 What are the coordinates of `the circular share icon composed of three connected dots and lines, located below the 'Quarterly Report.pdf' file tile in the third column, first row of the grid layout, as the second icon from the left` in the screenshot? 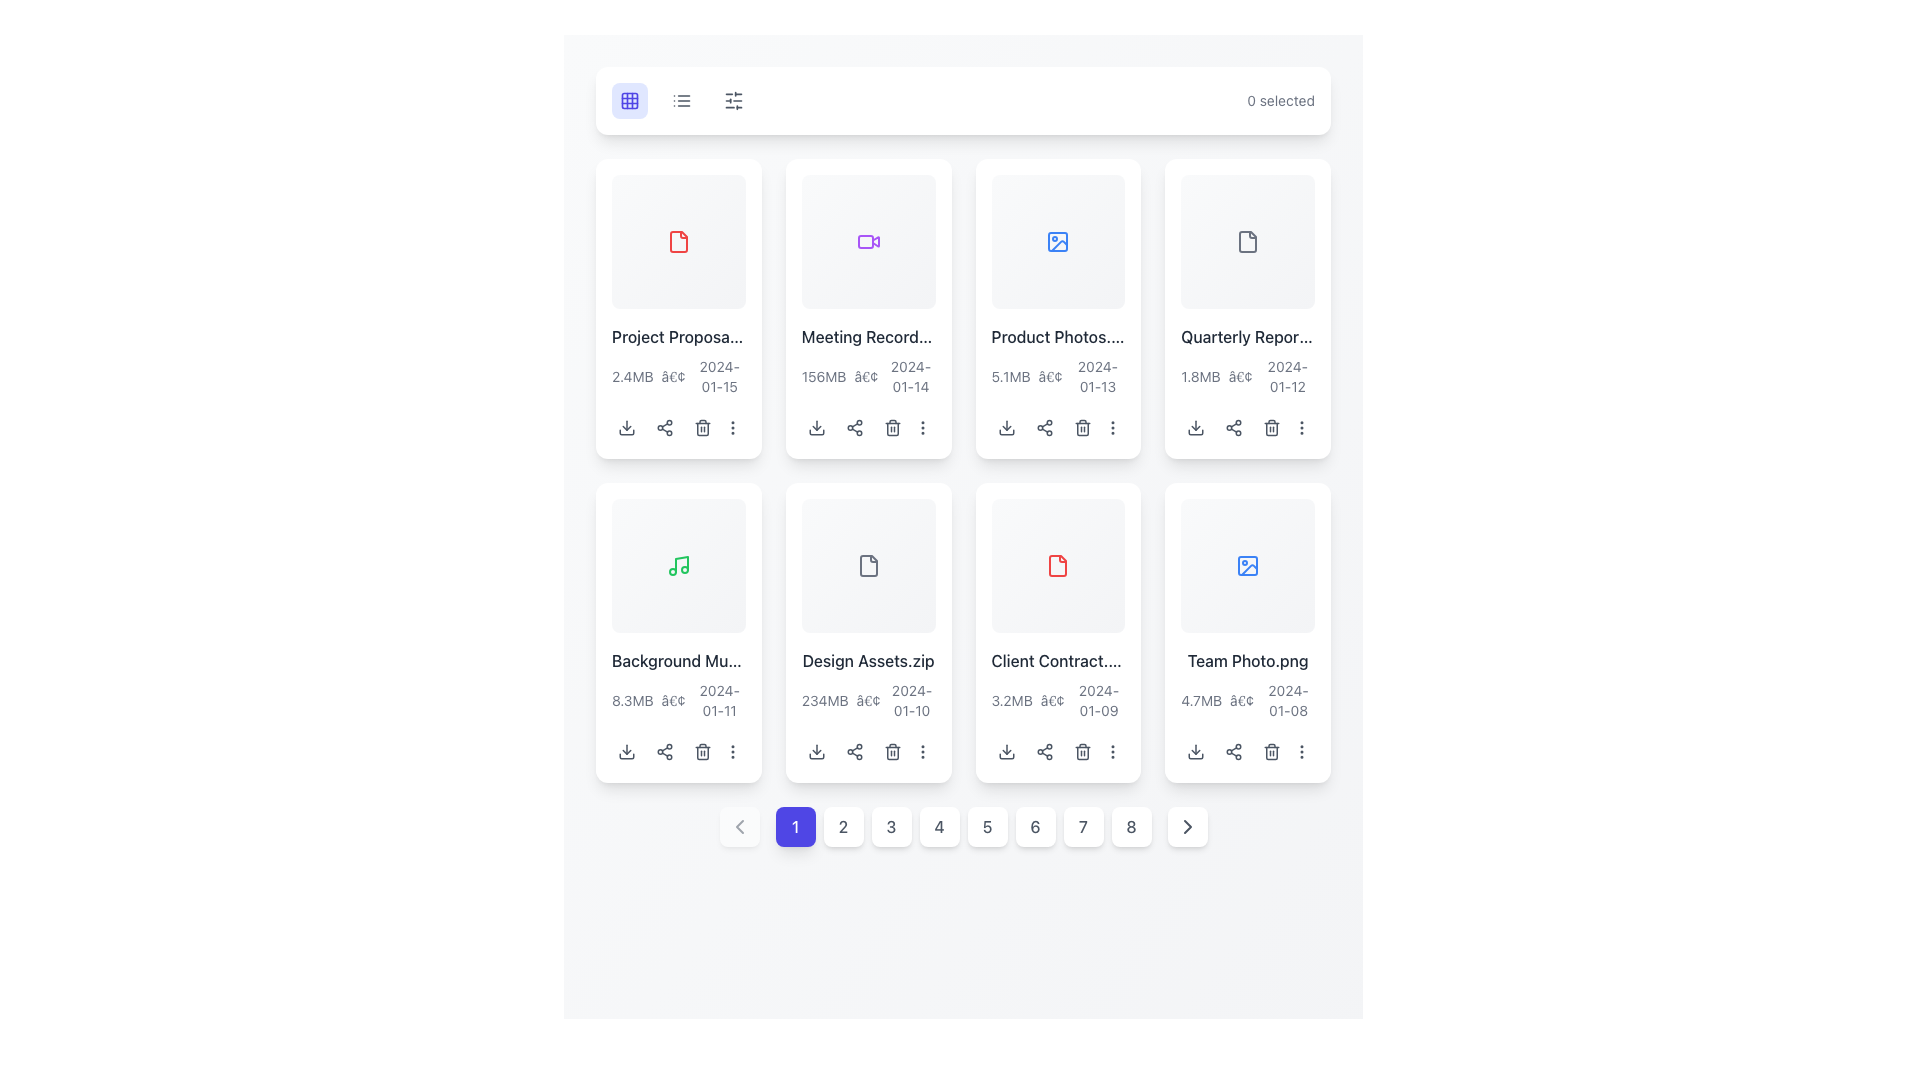 It's located at (1232, 426).